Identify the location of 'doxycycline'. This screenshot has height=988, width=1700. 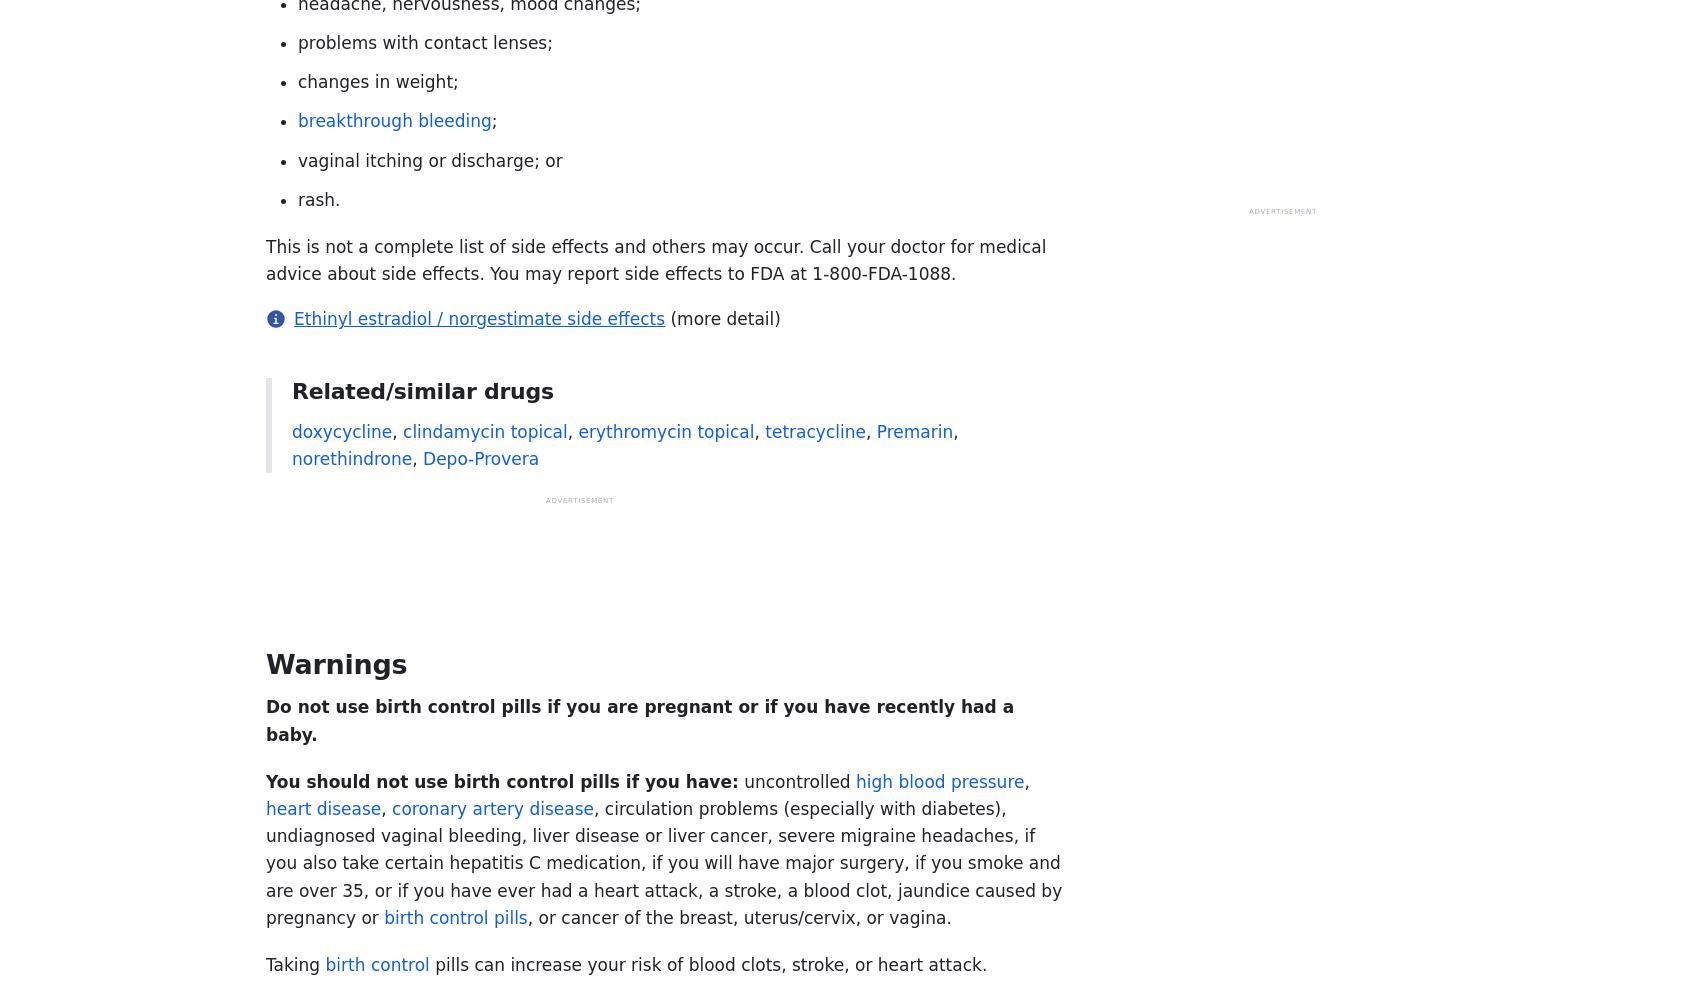
(341, 429).